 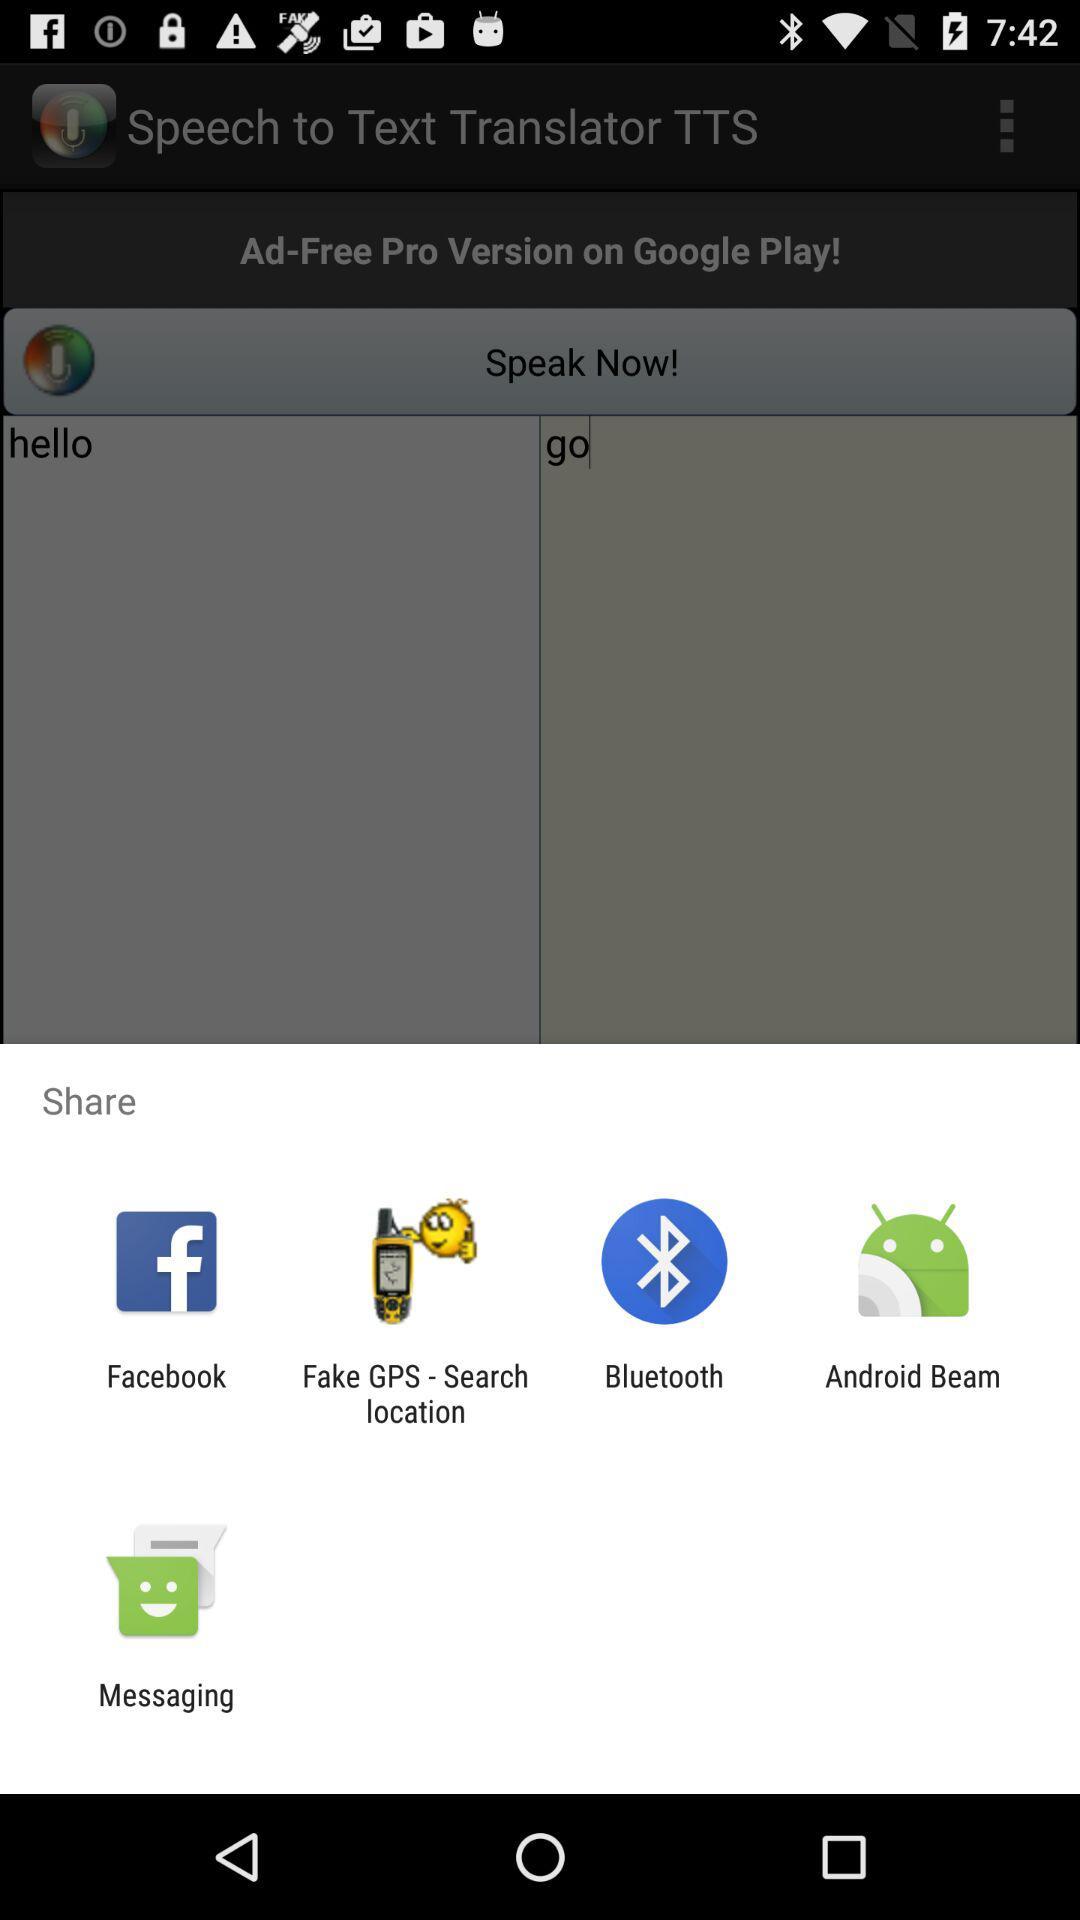 I want to click on the app next to the bluetooth app, so click(x=414, y=1392).